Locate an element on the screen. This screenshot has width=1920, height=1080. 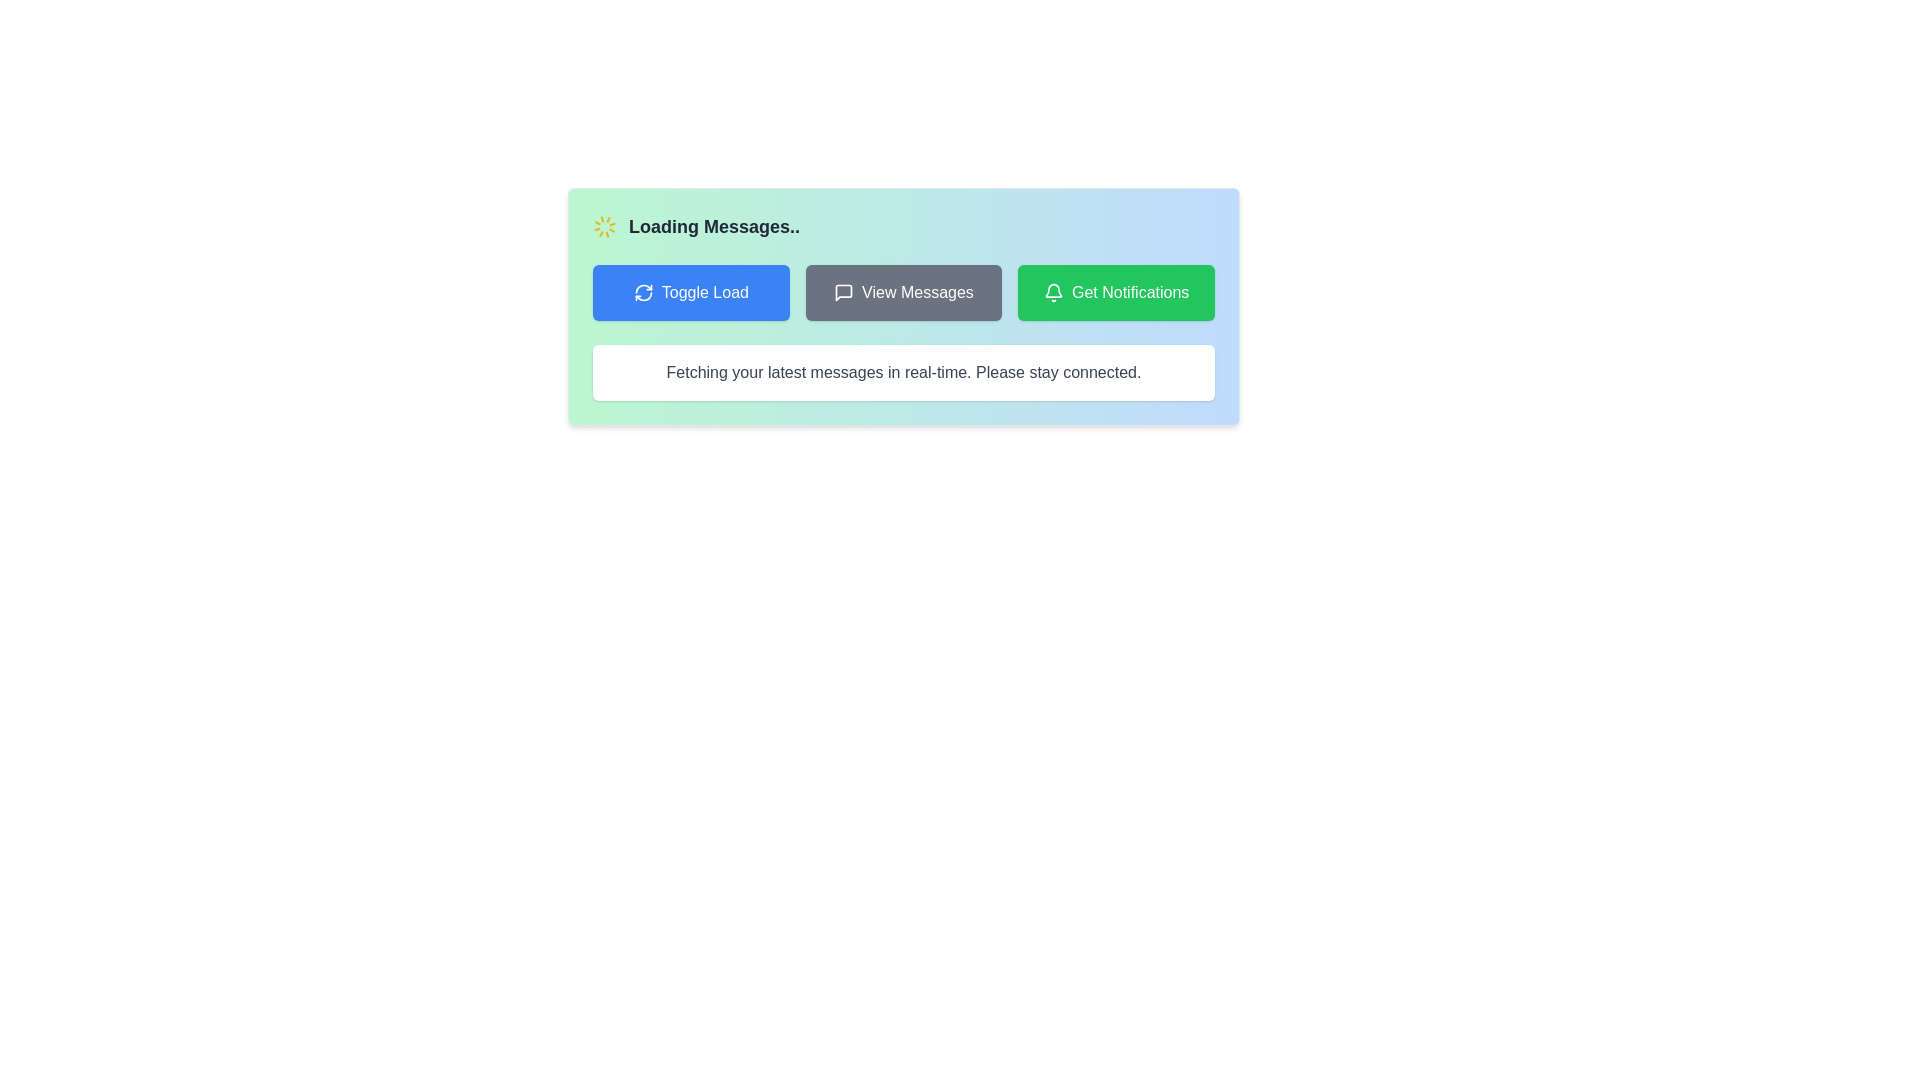
the toggle button located to the left of the 'View Messages' and 'Get Notifications' buttons, beneath the 'Loading Messages..' heading is located at coordinates (691, 293).